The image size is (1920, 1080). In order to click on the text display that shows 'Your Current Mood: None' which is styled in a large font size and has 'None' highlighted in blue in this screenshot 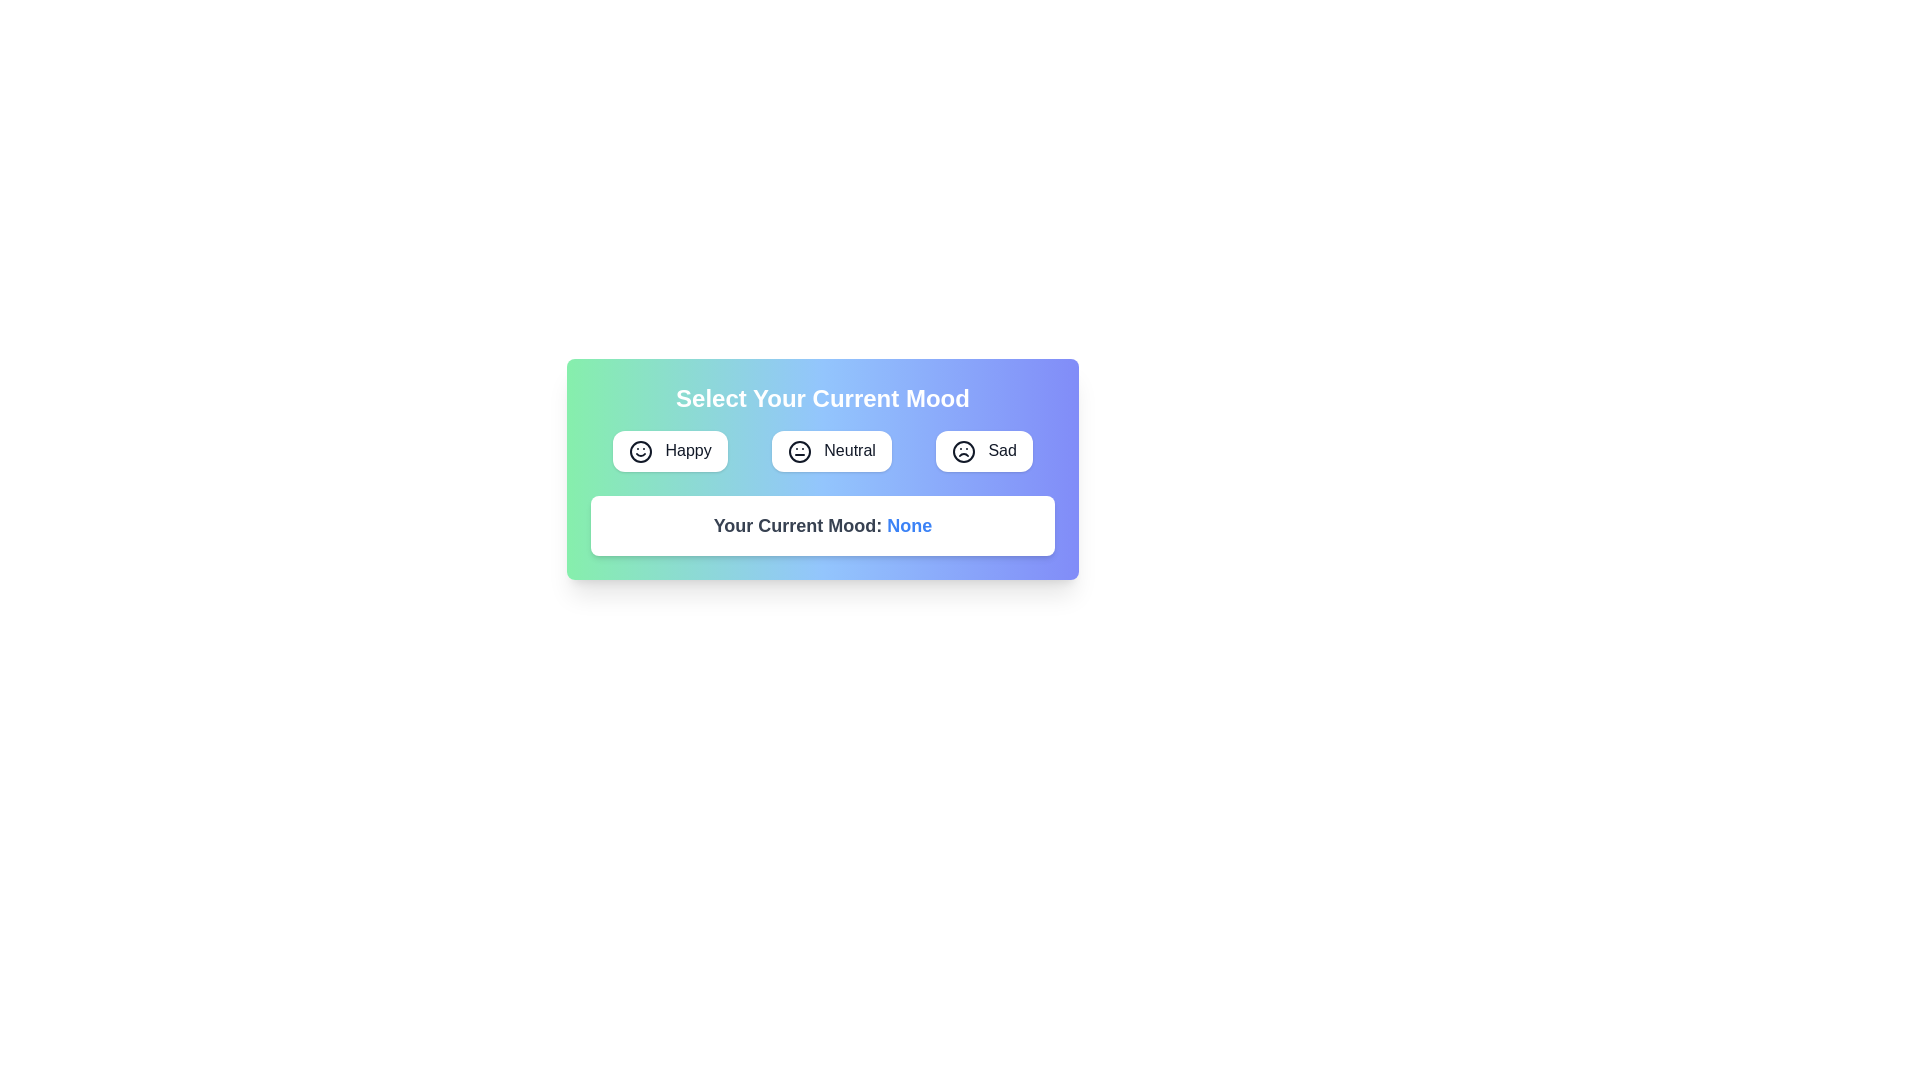, I will do `click(822, 523)`.